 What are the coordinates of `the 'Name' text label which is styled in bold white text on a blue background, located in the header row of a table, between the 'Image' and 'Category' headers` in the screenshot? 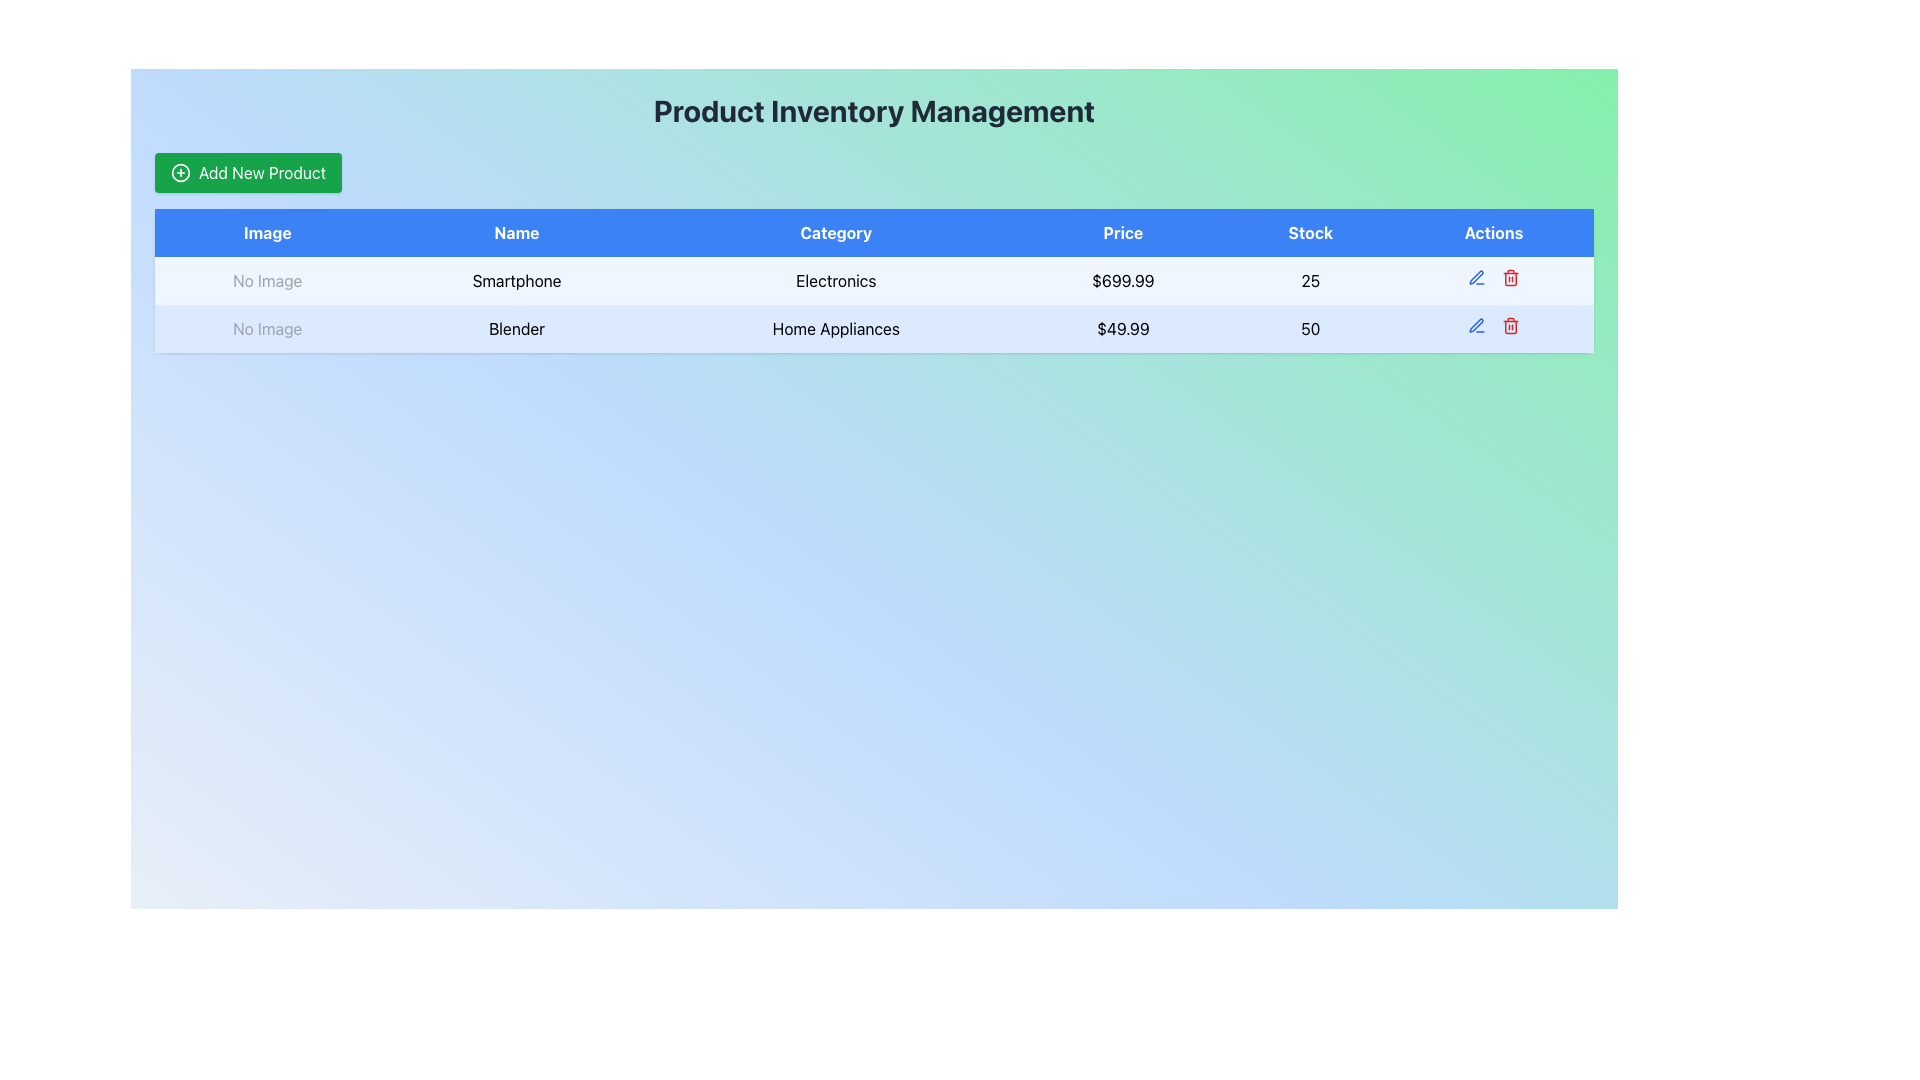 It's located at (517, 231).